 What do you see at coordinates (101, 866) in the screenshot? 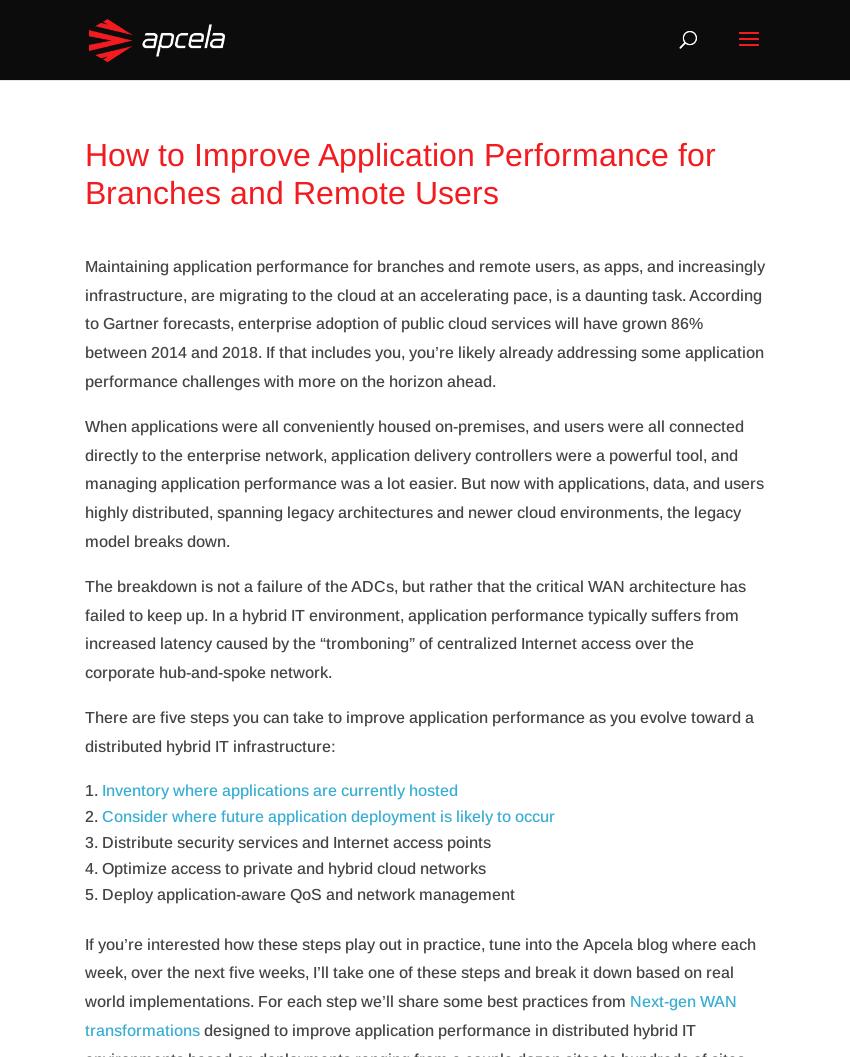
I see `'Optimize access to private and hybrid cloud networks'` at bounding box center [101, 866].